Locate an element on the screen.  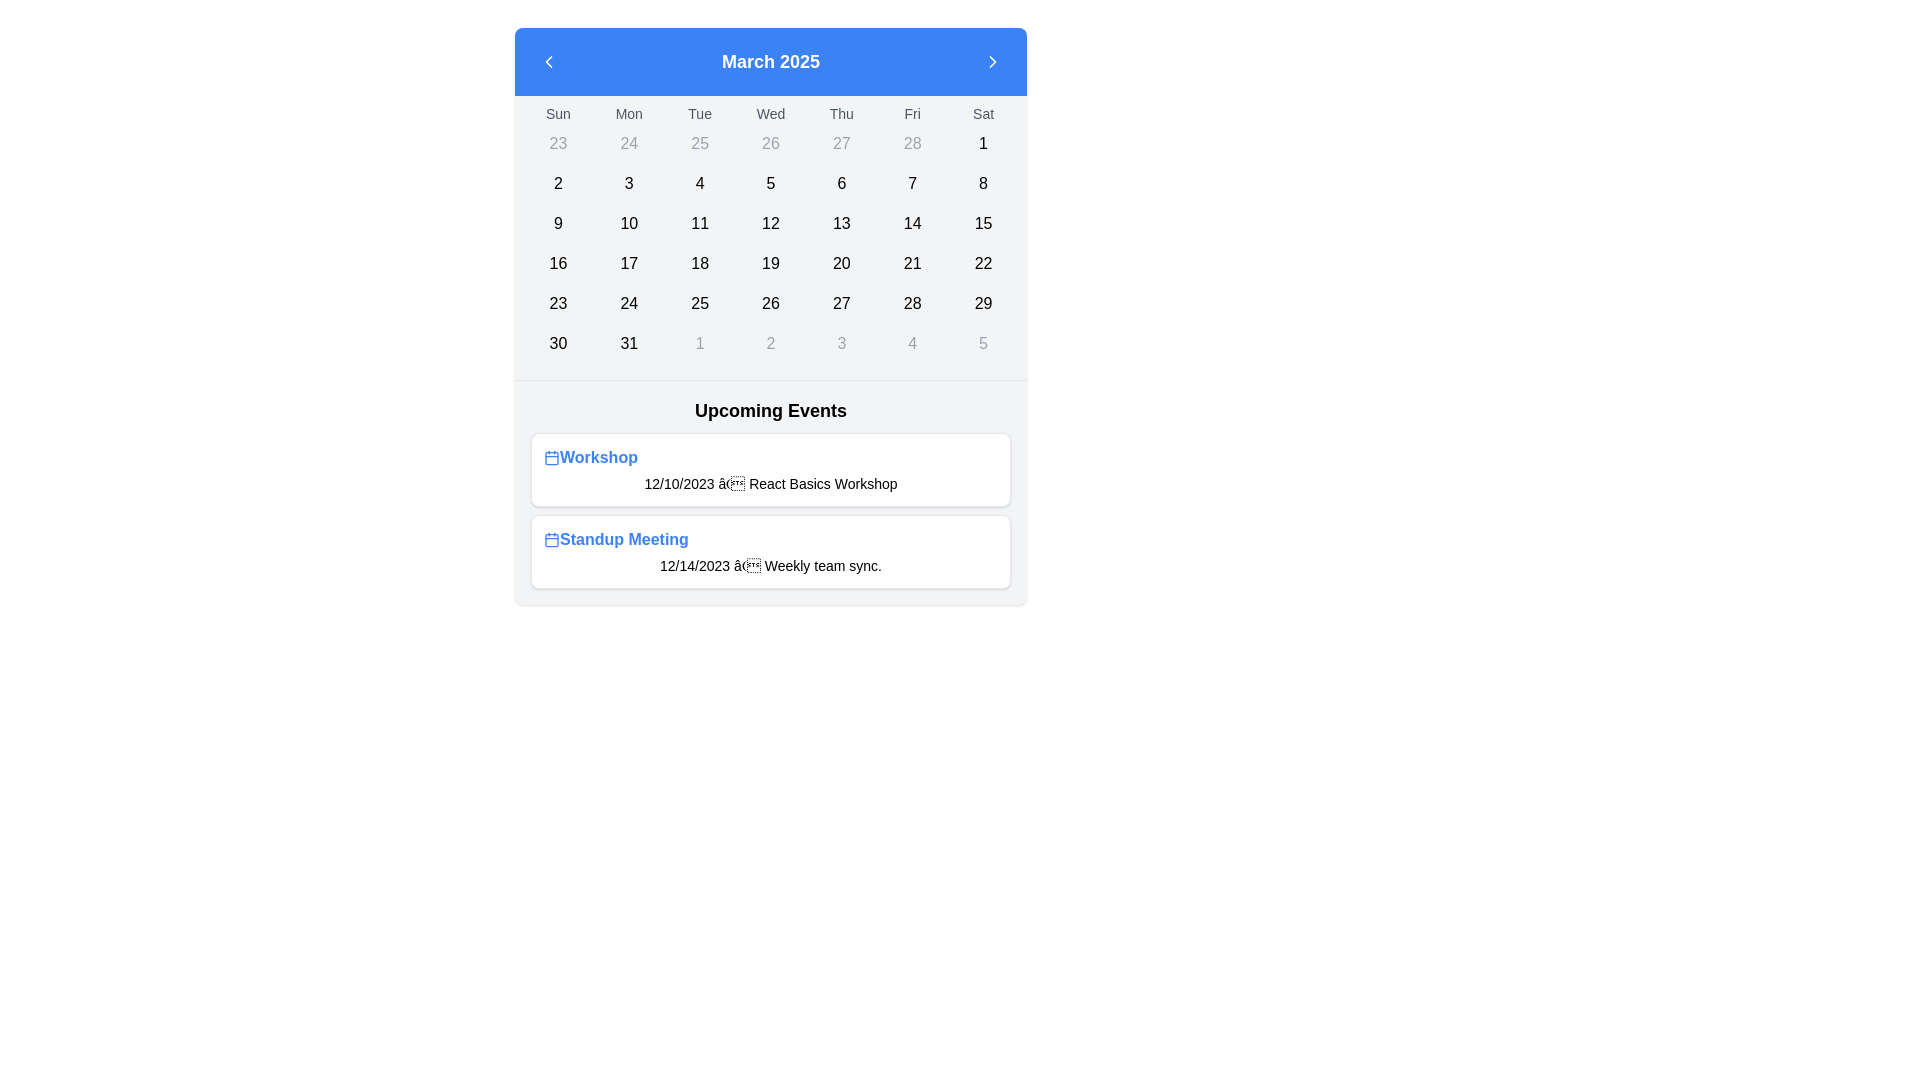
the rectangular button displaying the number '3' in a sans-serif black font, located under the 'Mon' column in the second row of the grid calendar layout for March 3rd is located at coordinates (628, 184).